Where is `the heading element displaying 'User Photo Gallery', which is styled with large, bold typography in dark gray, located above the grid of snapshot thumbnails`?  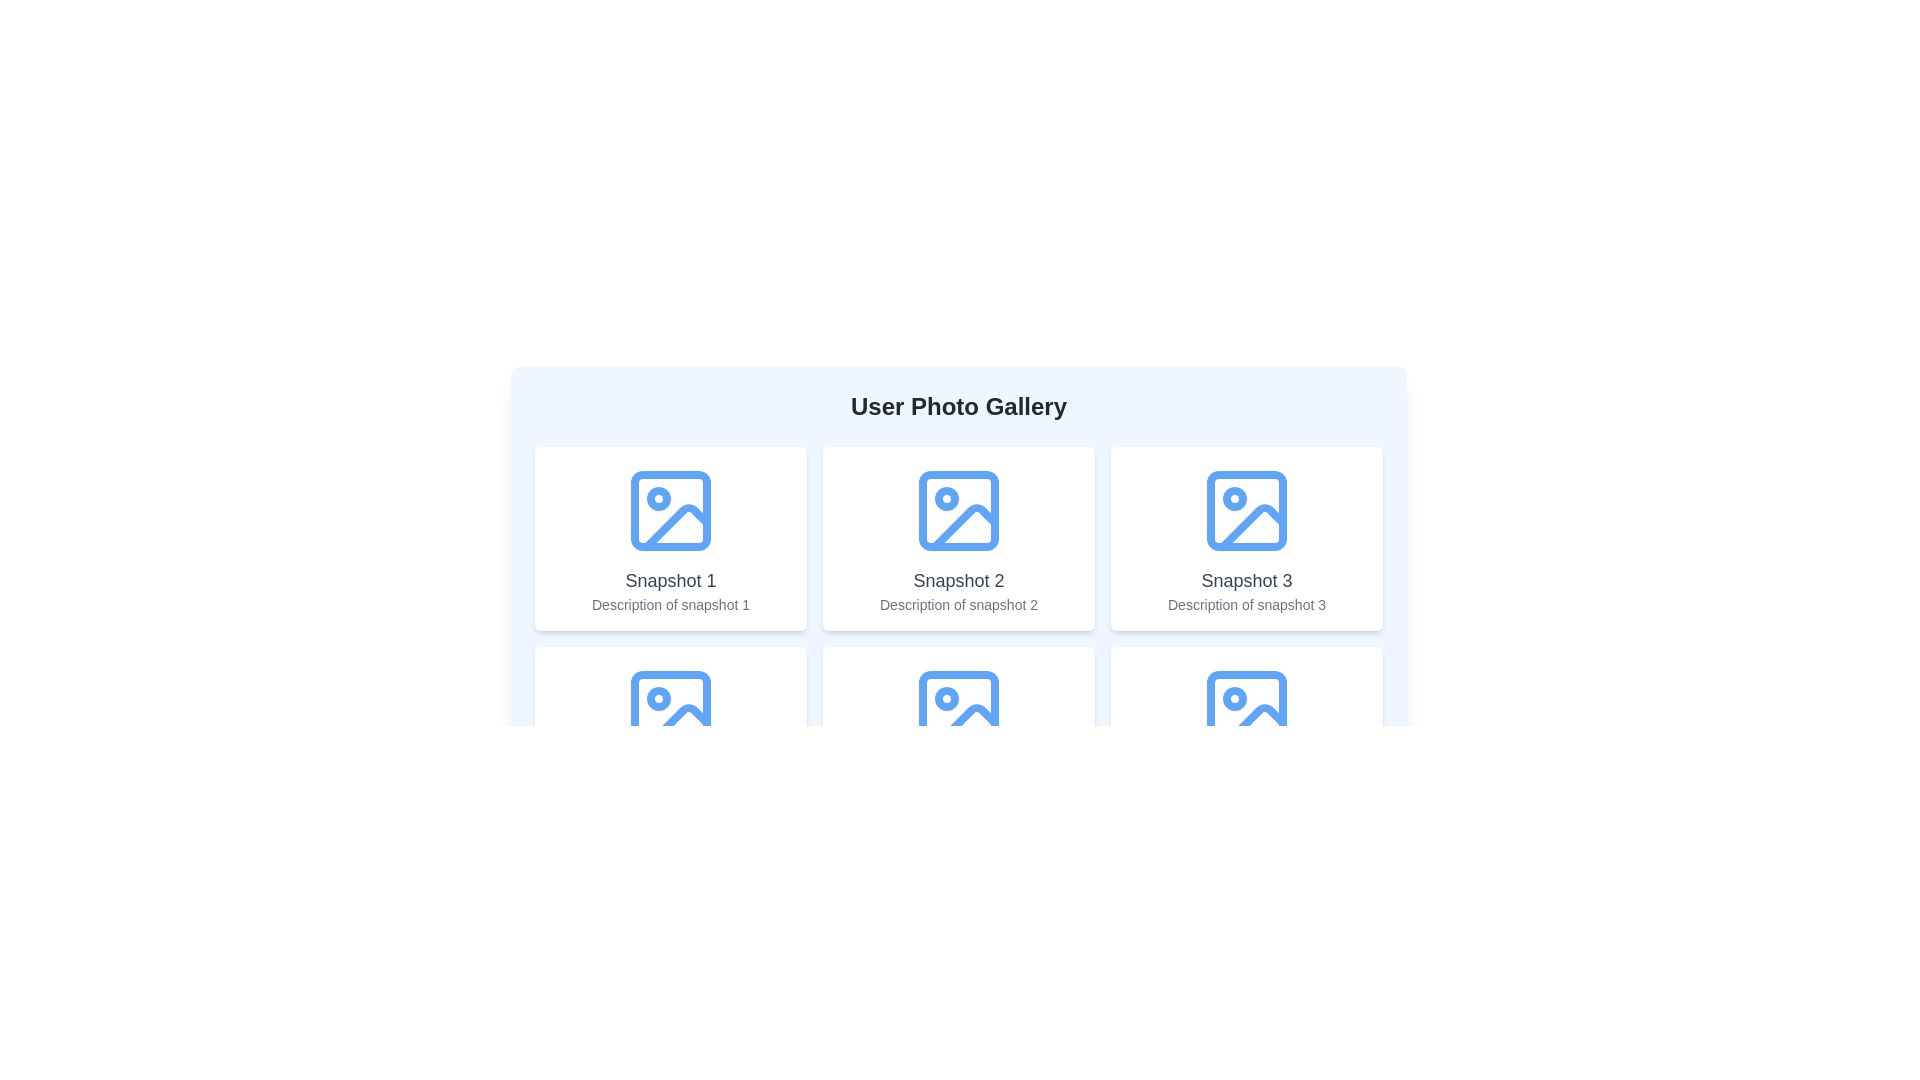 the heading element displaying 'User Photo Gallery', which is styled with large, bold typography in dark gray, located above the grid of snapshot thumbnails is located at coordinates (958, 406).